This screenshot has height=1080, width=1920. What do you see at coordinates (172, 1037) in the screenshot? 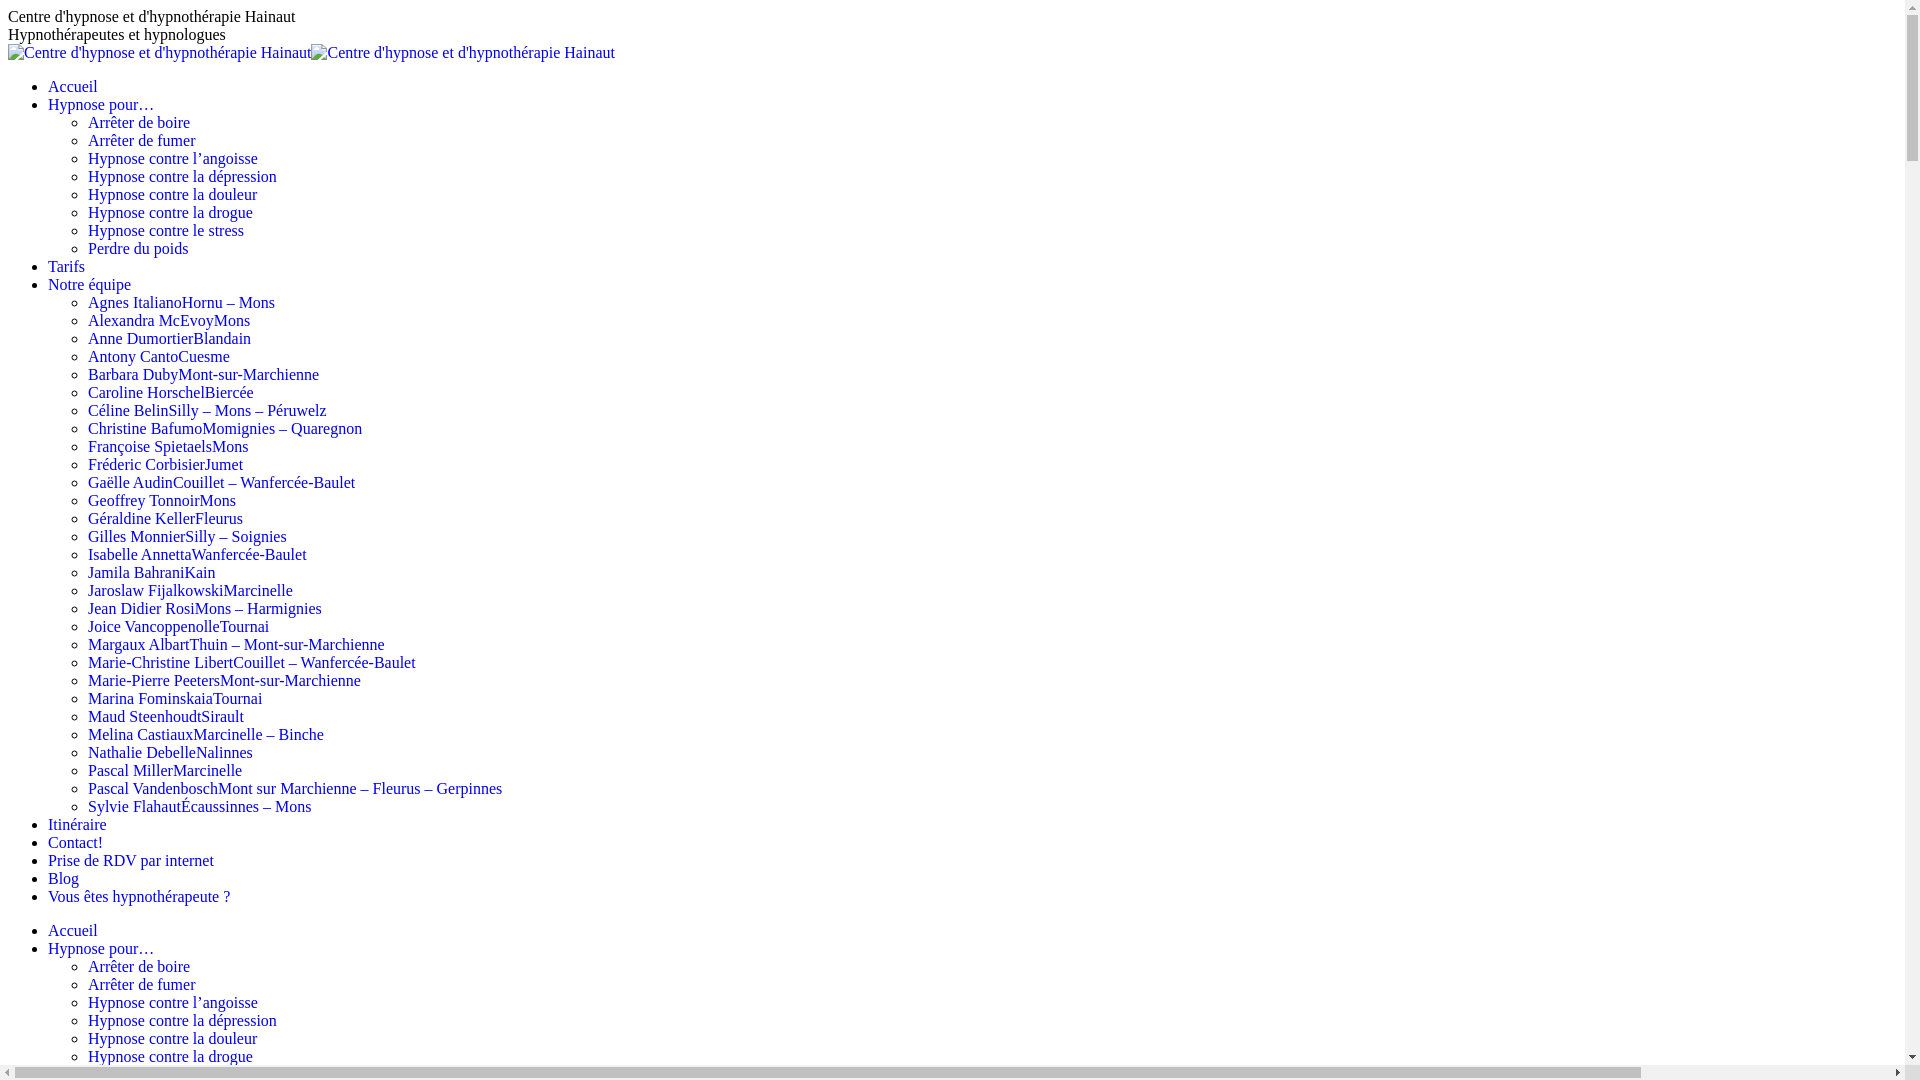
I see `'Hypnose contre la douleur'` at bounding box center [172, 1037].